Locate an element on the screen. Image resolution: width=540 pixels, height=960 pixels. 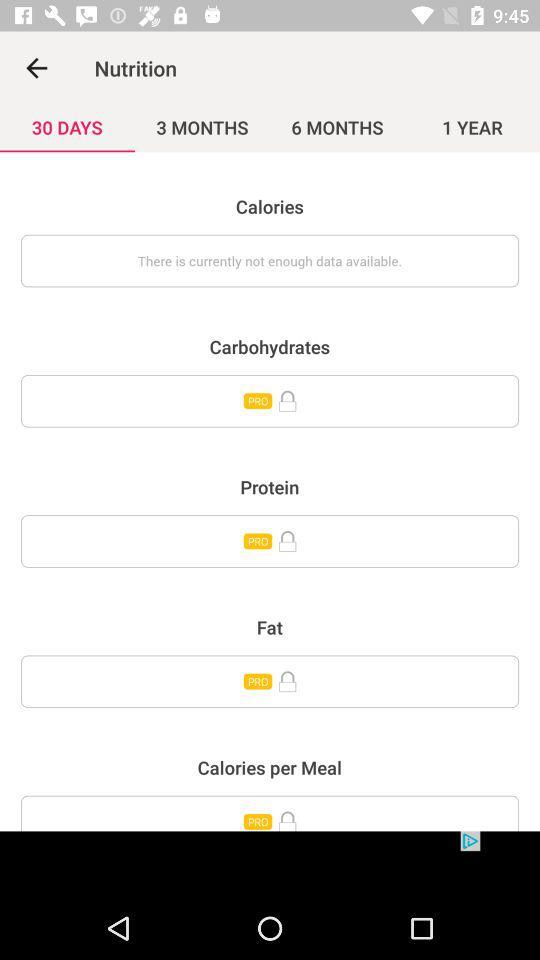
unlock pro mode is located at coordinates (270, 813).